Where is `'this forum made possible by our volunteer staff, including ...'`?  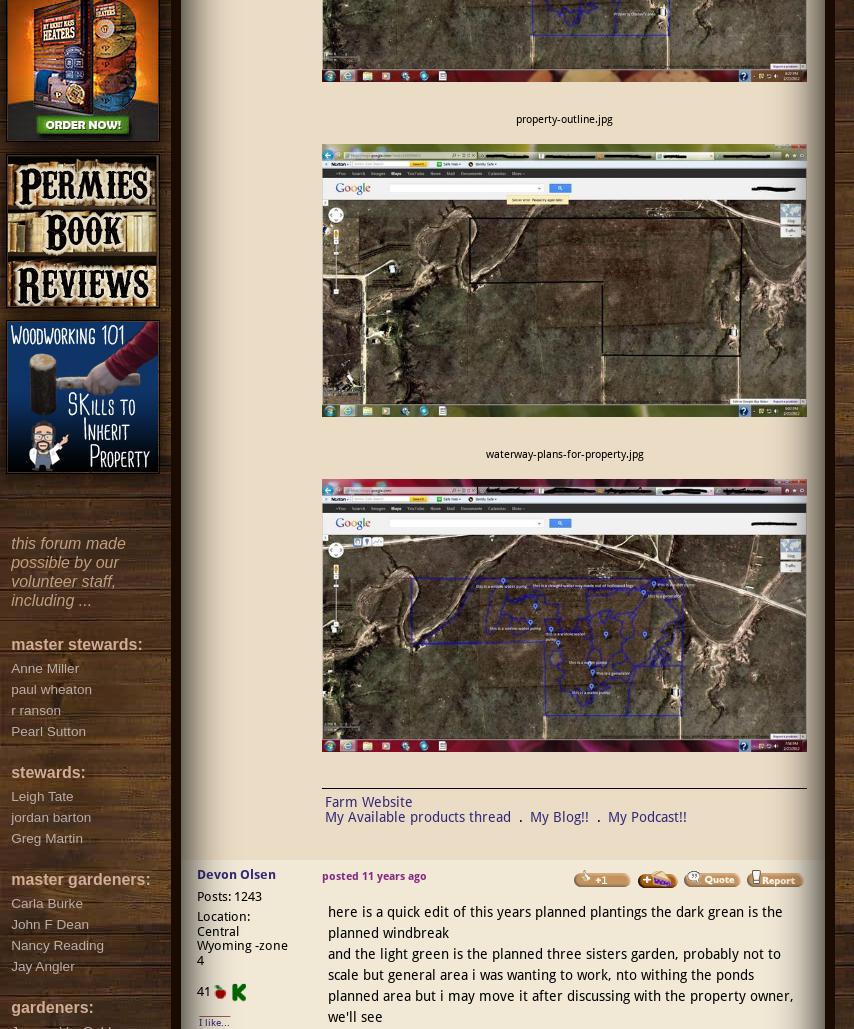
'this forum made possible by our volunteer staff, including ...' is located at coordinates (10, 570).